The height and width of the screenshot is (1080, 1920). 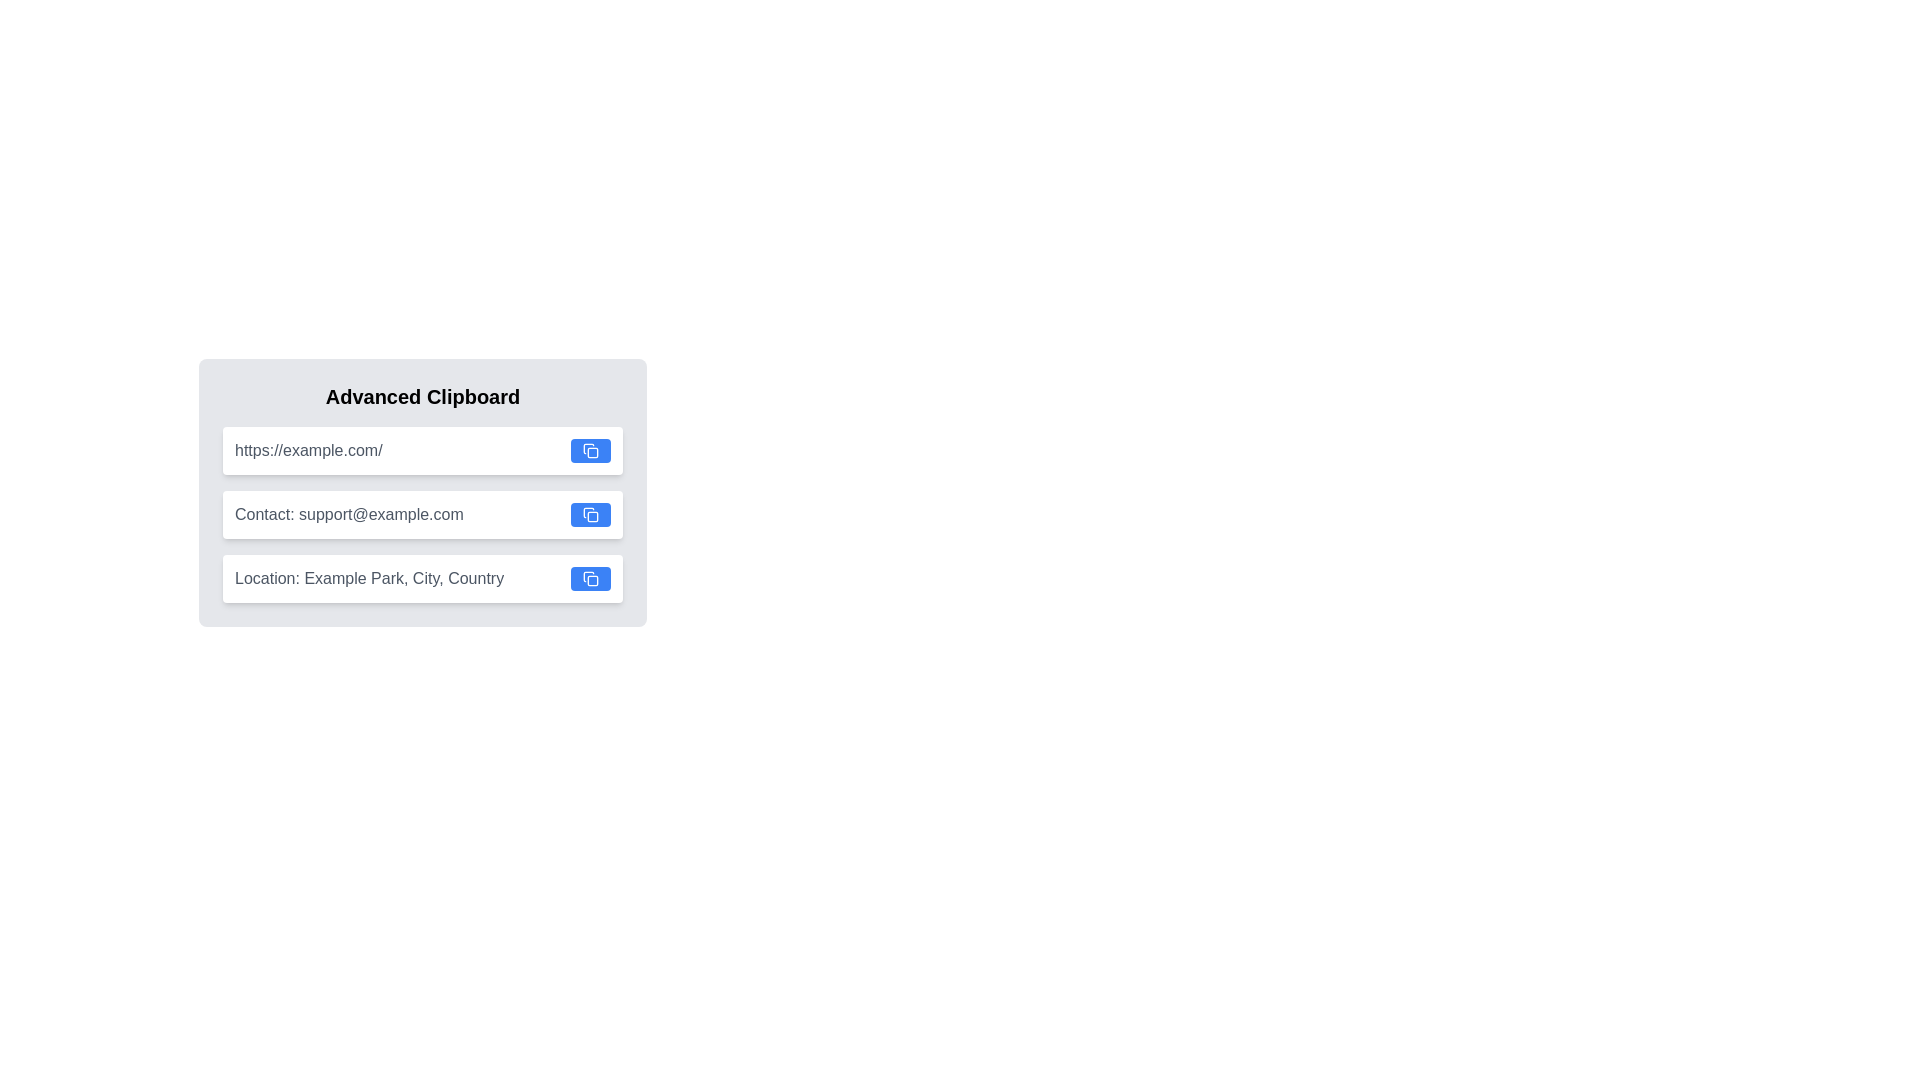 What do you see at coordinates (589, 514) in the screenshot?
I see `the button that copies the email address 'support@example.com'` at bounding box center [589, 514].